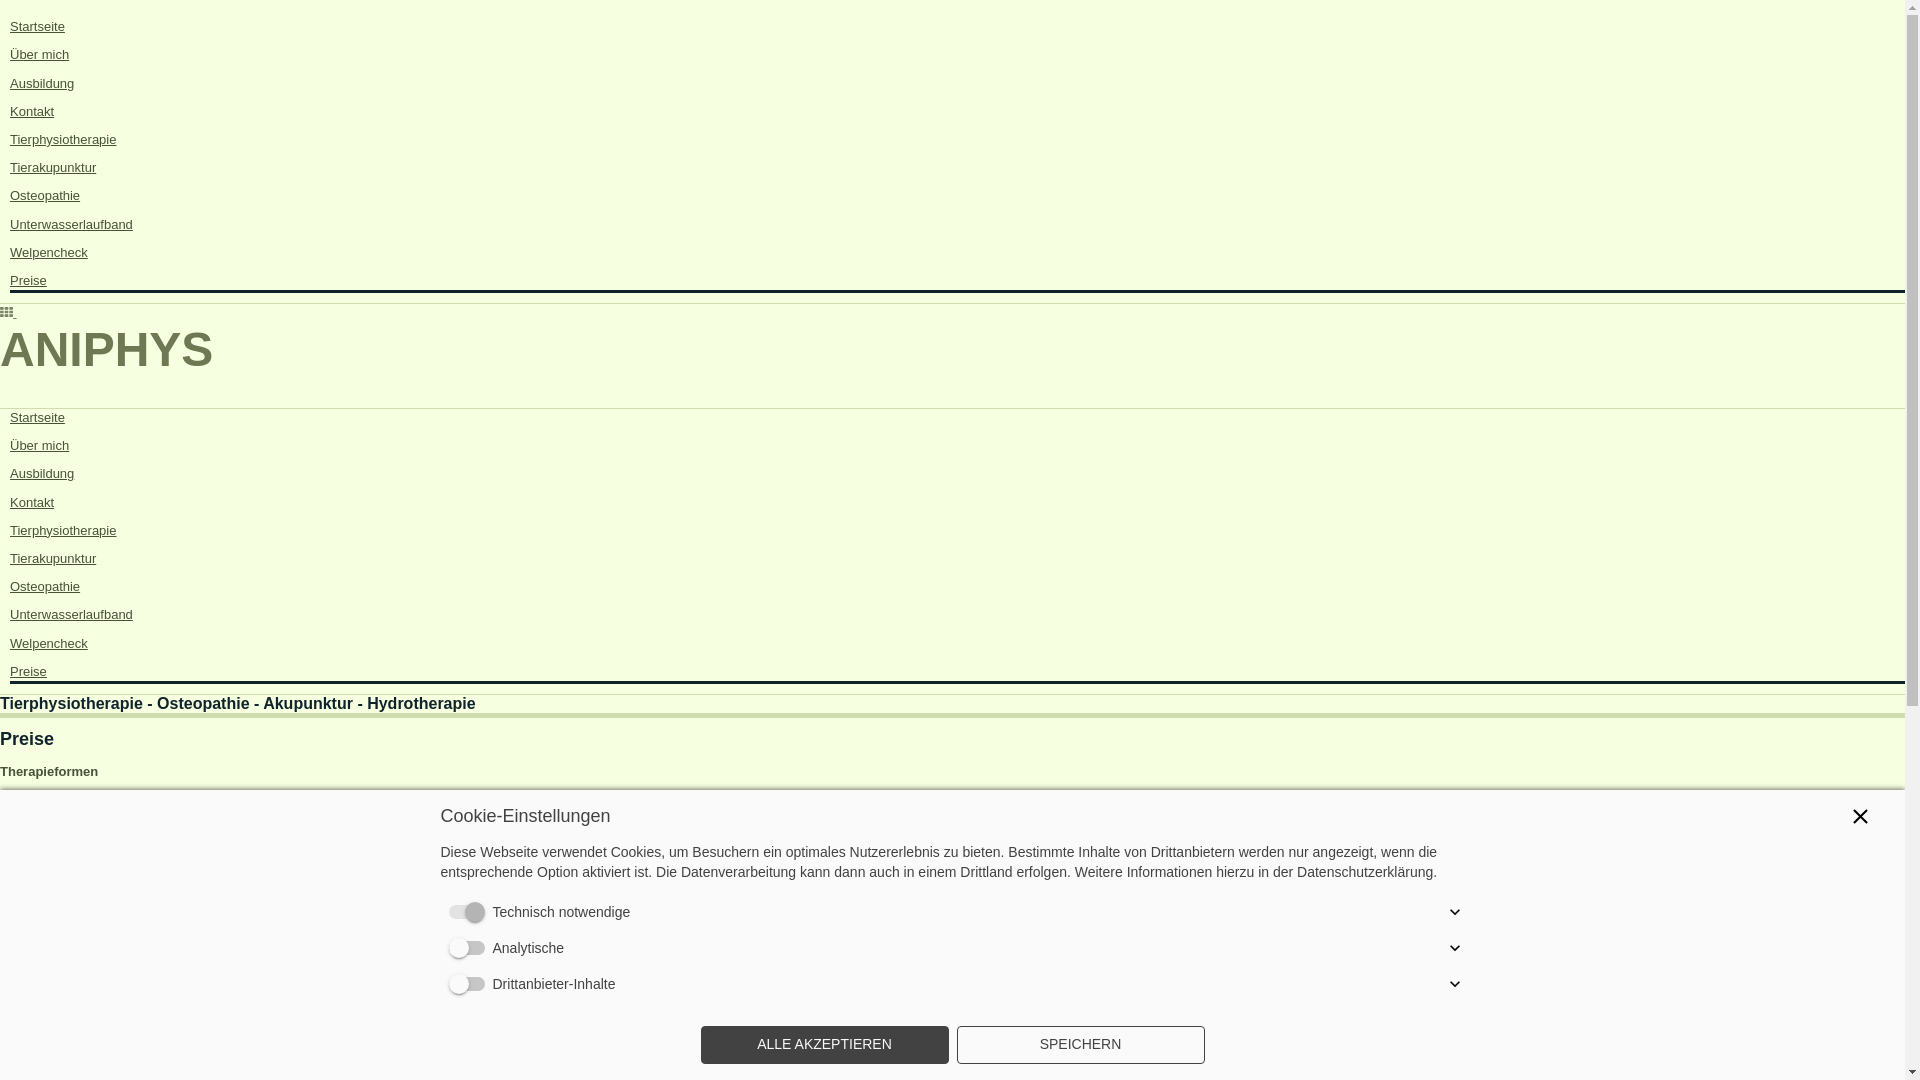 This screenshot has height=1080, width=1920. Describe the element at coordinates (42, 473) in the screenshot. I see `'Ausbildung'` at that location.